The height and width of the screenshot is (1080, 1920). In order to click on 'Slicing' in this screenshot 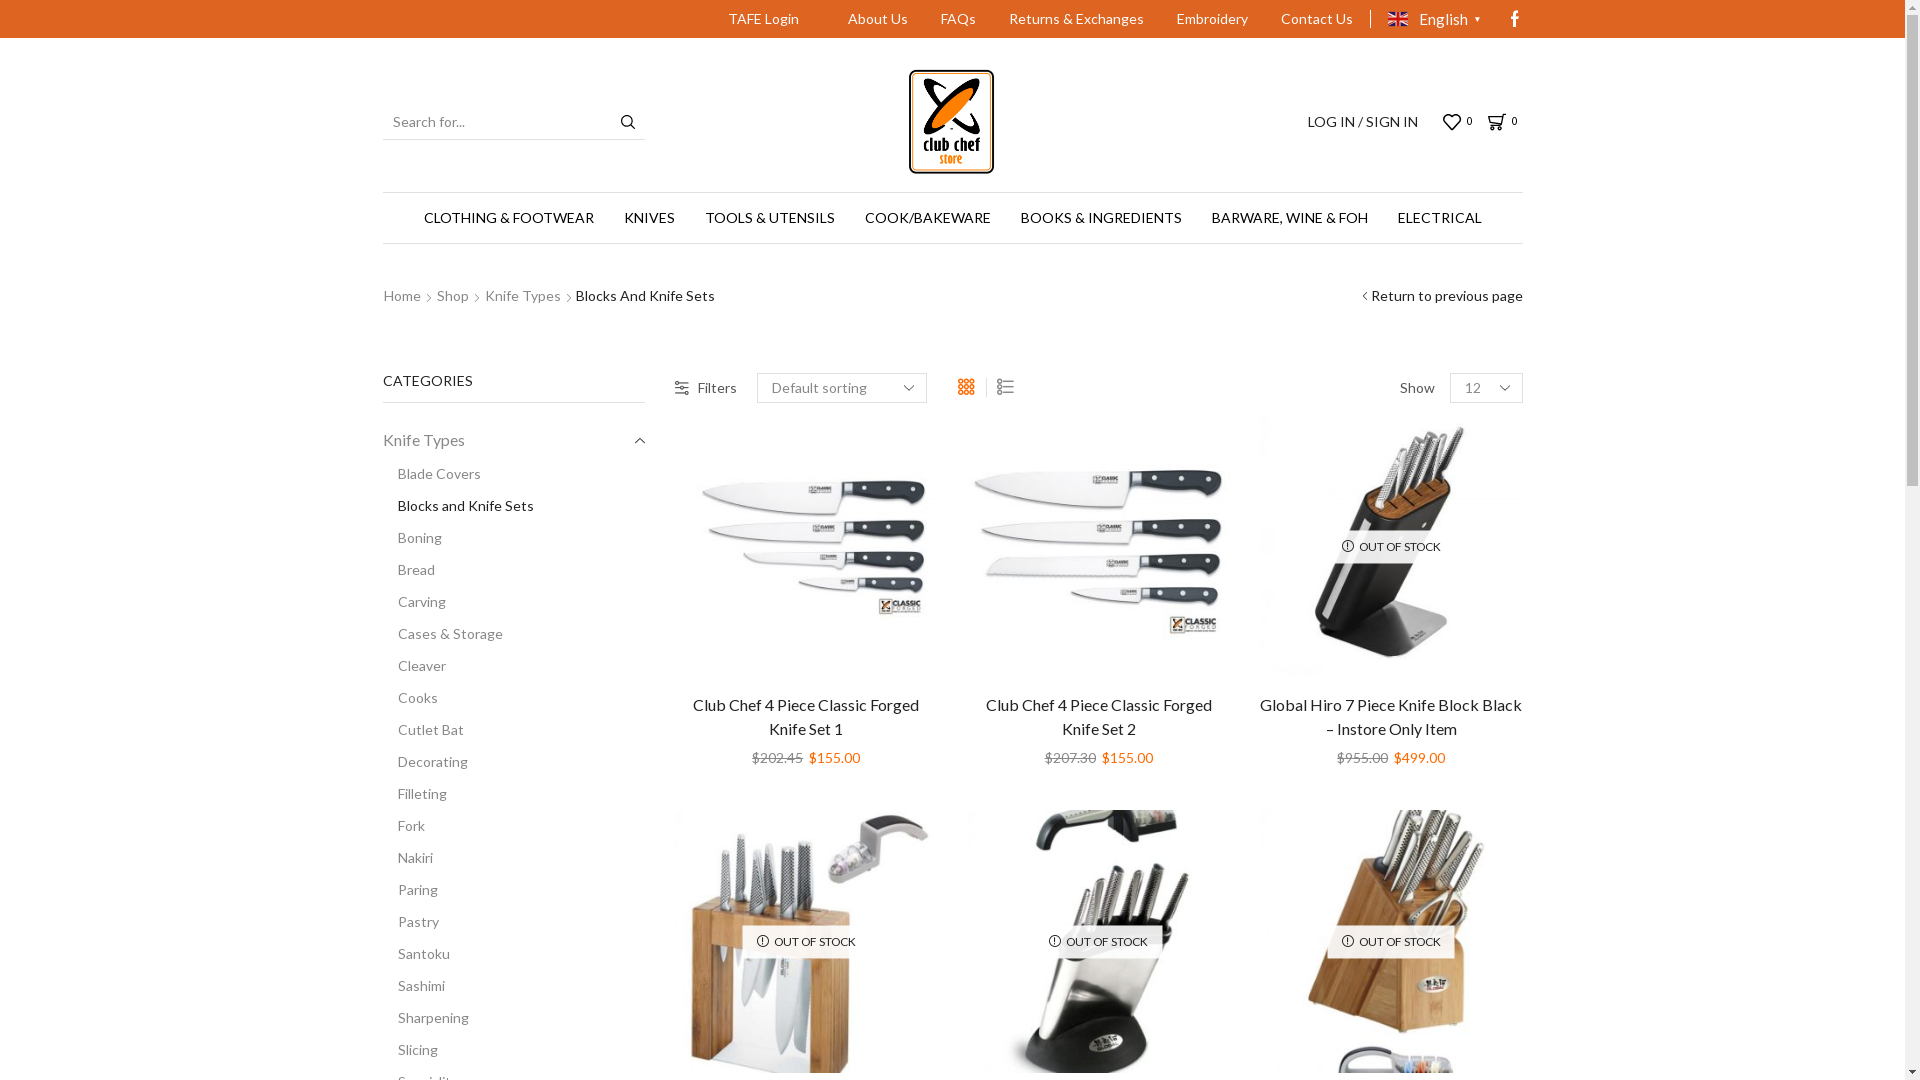, I will do `click(382, 1048)`.